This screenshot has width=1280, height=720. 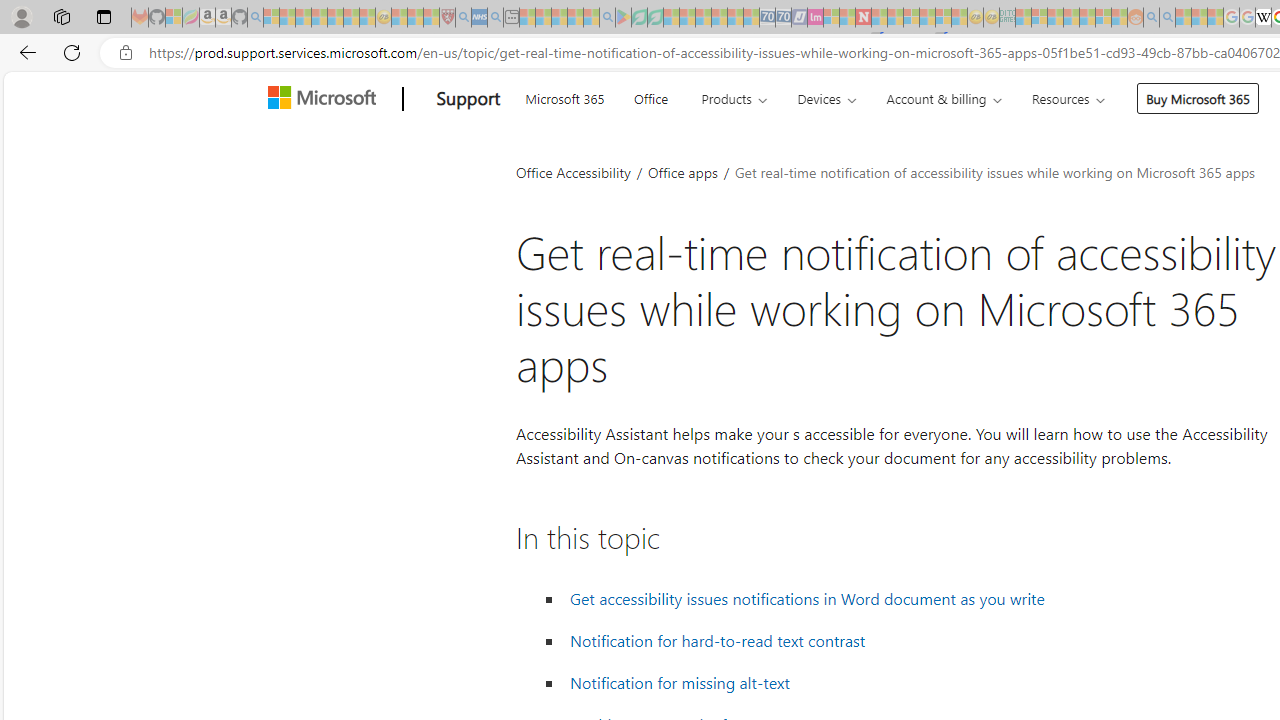 What do you see at coordinates (650, 96) in the screenshot?
I see `'Office'` at bounding box center [650, 96].